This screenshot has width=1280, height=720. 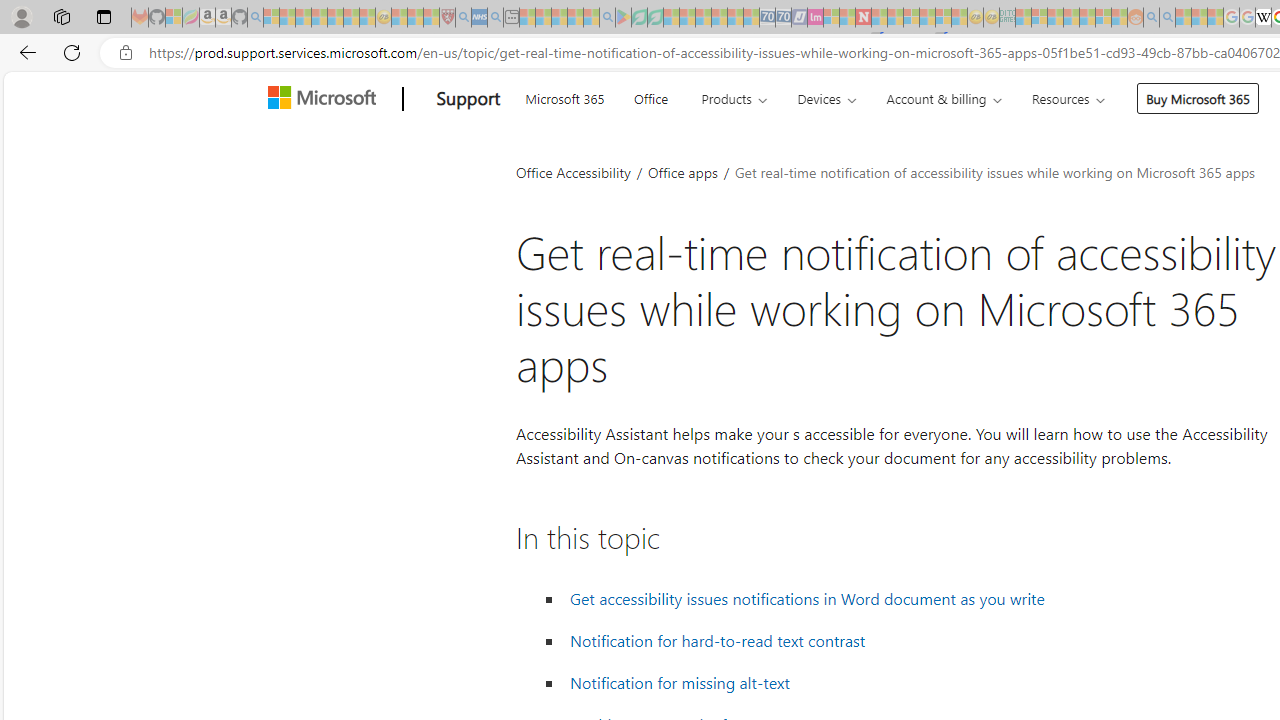 What do you see at coordinates (650, 96) in the screenshot?
I see `'Office'` at bounding box center [650, 96].